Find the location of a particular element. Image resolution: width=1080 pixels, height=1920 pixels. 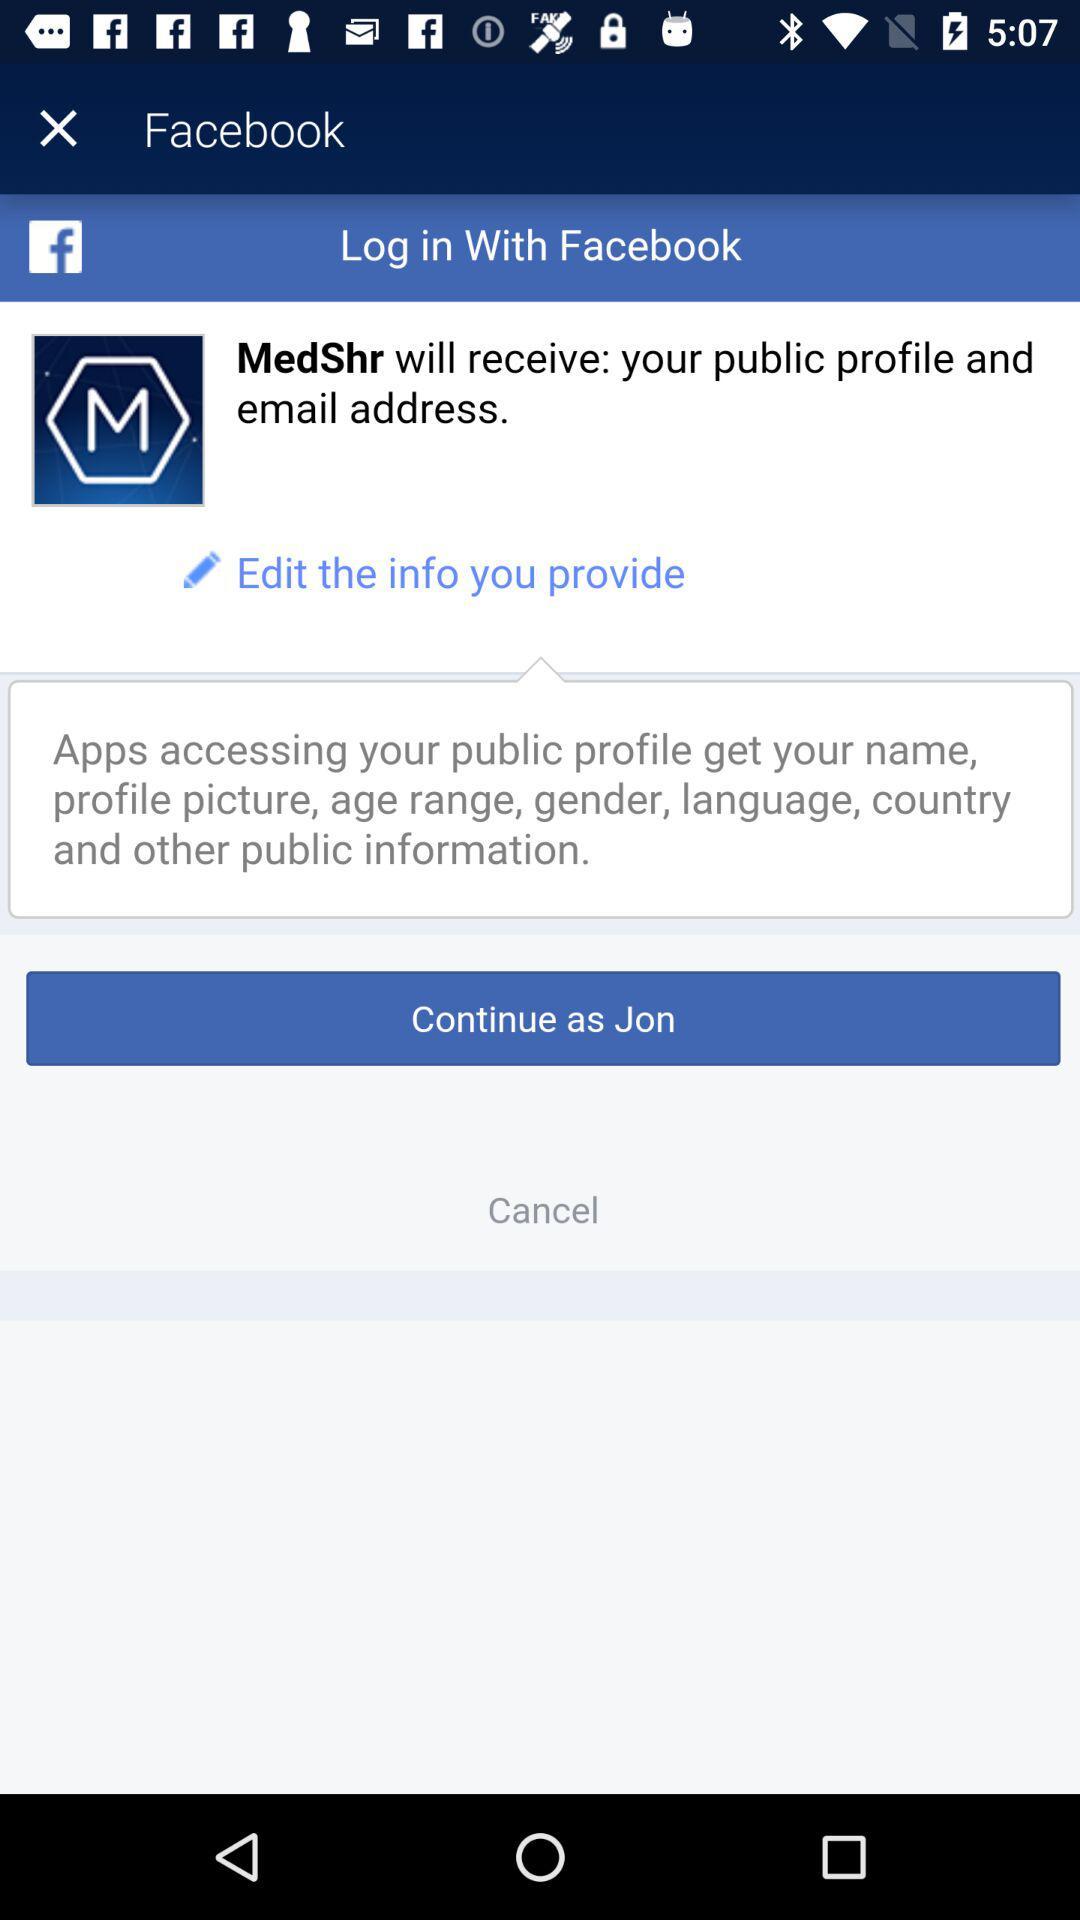

continue in the app is located at coordinates (540, 994).